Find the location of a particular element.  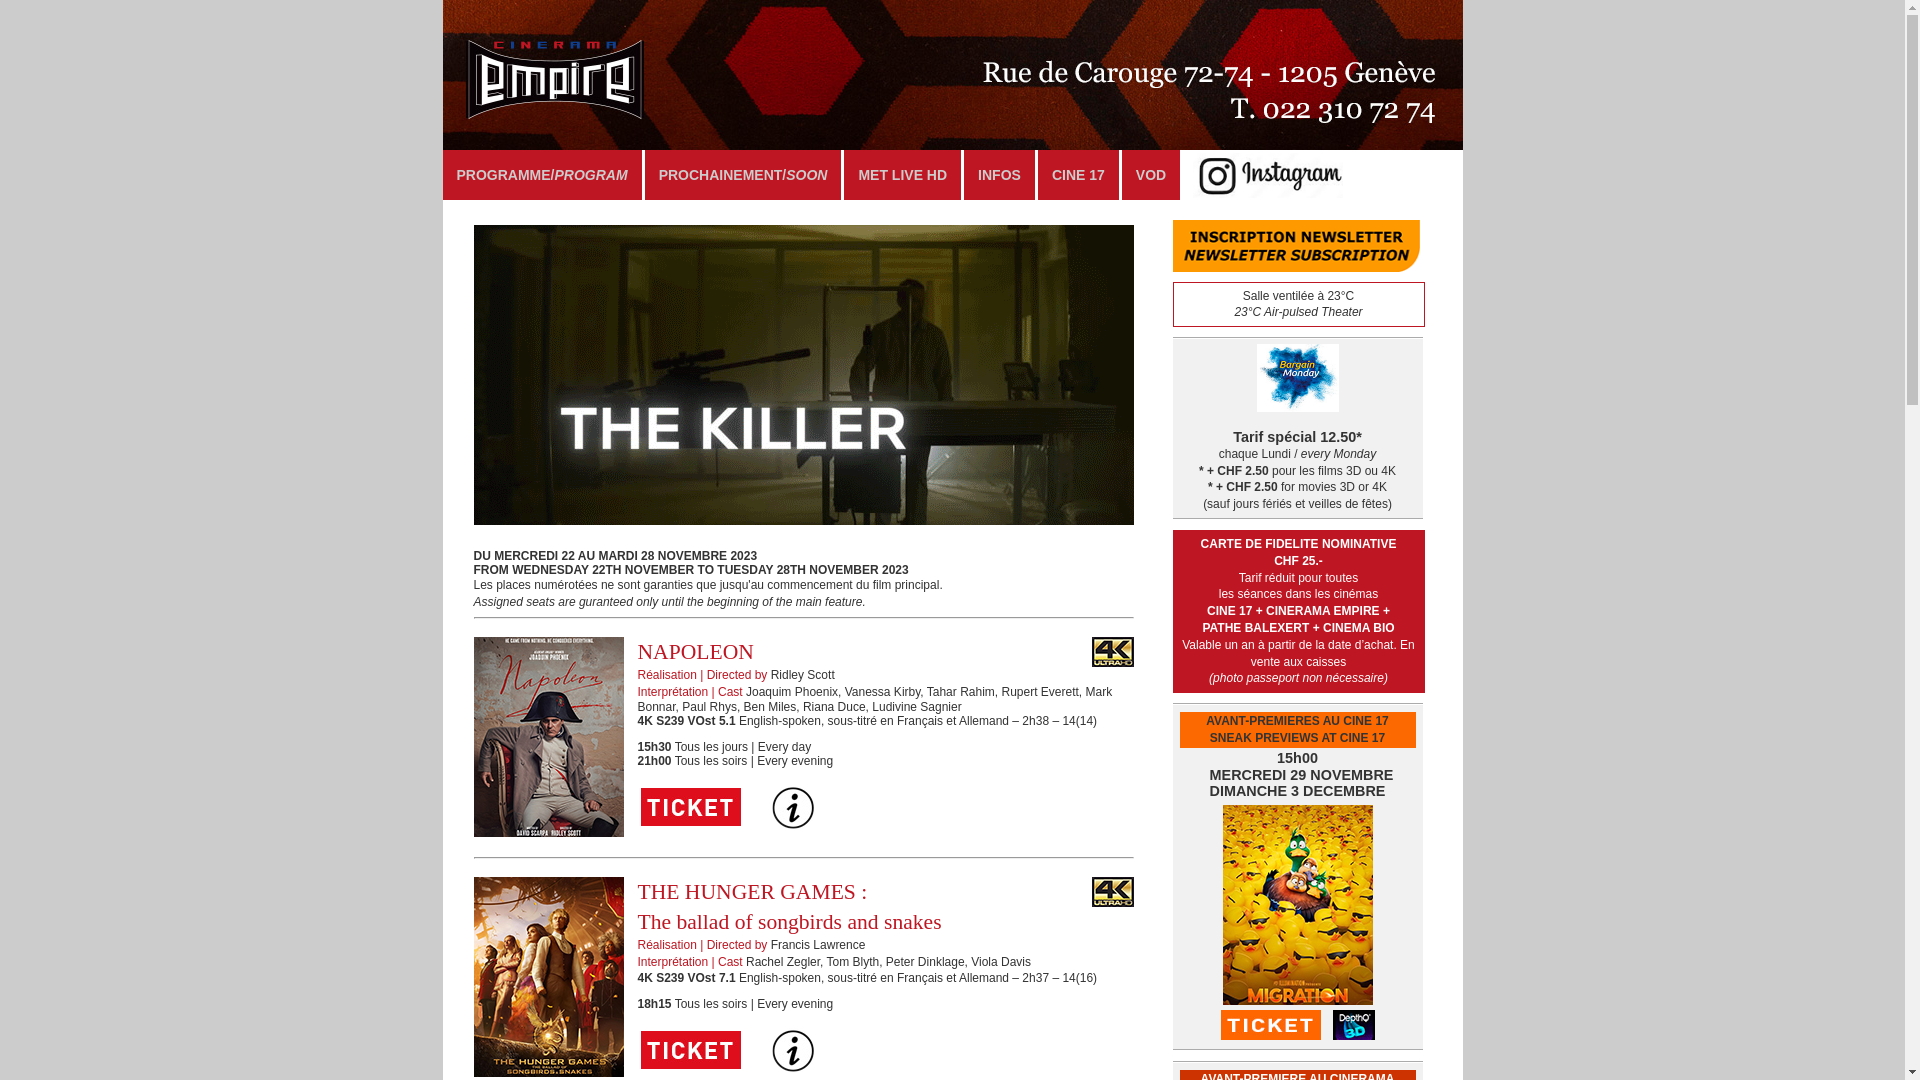

'CINE 17' is located at coordinates (1077, 173).